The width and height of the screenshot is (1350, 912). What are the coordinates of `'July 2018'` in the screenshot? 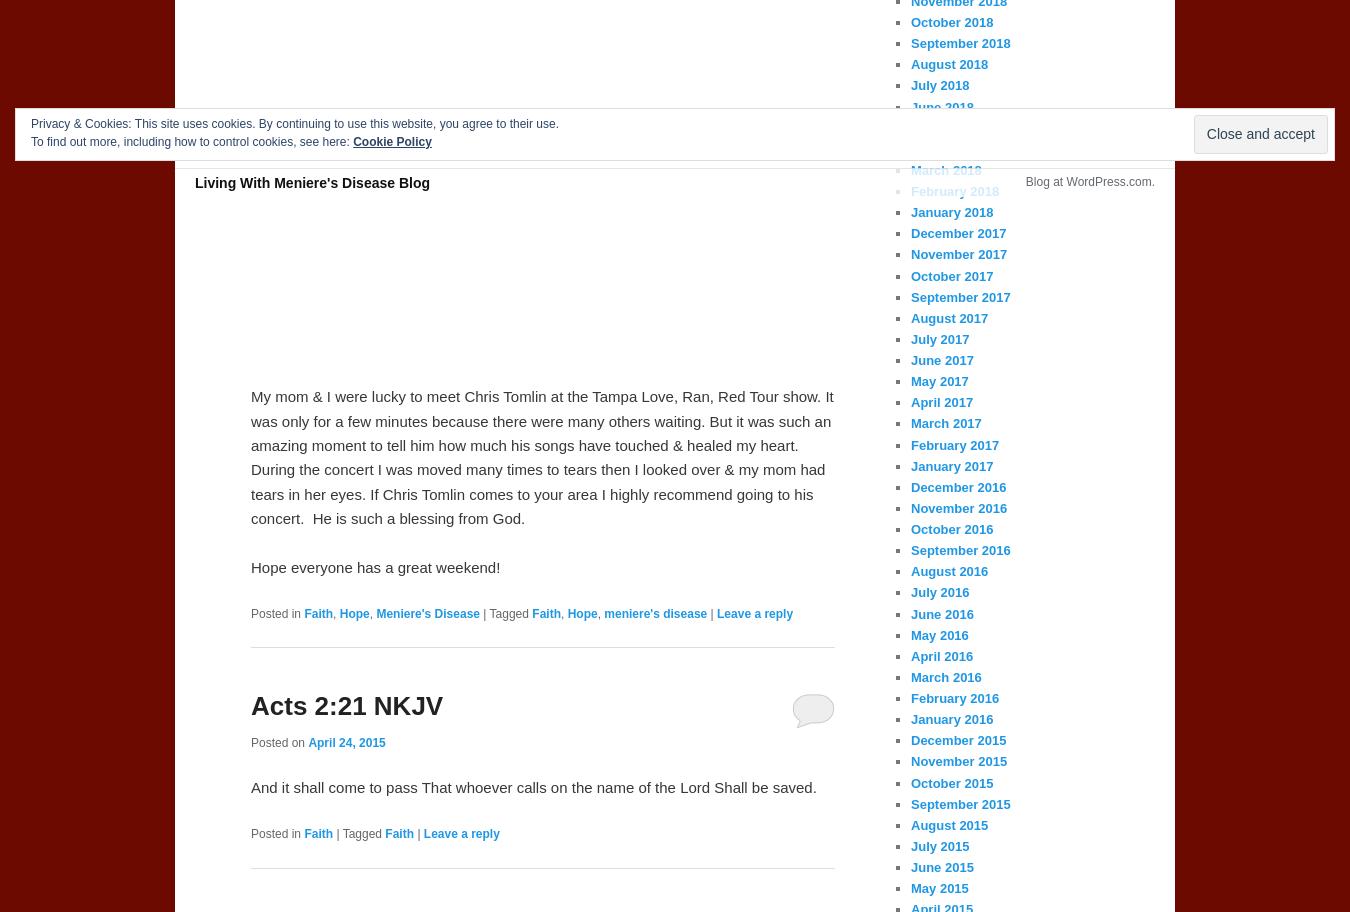 It's located at (909, 85).